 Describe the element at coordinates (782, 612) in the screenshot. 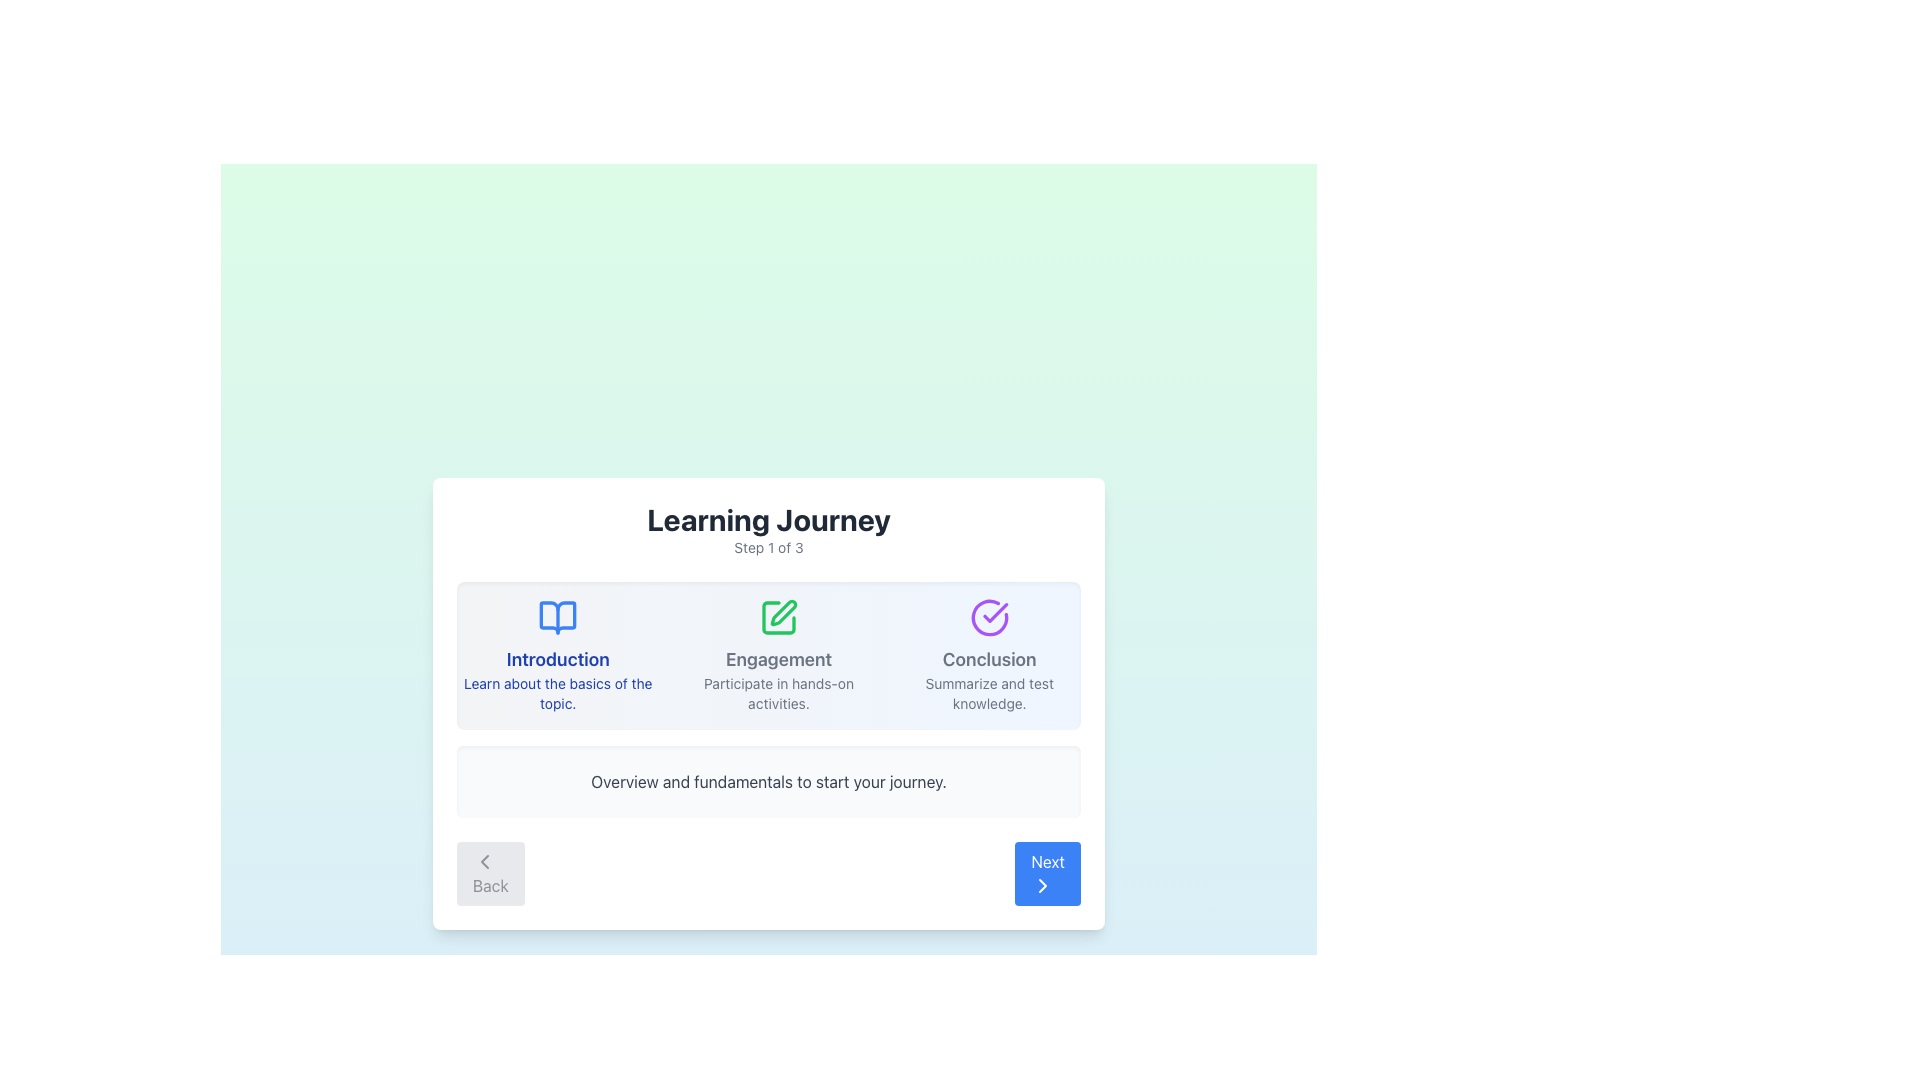

I see `the pen-like icon with a green stroke located in the 'Engagement' section to initiate an action` at that location.